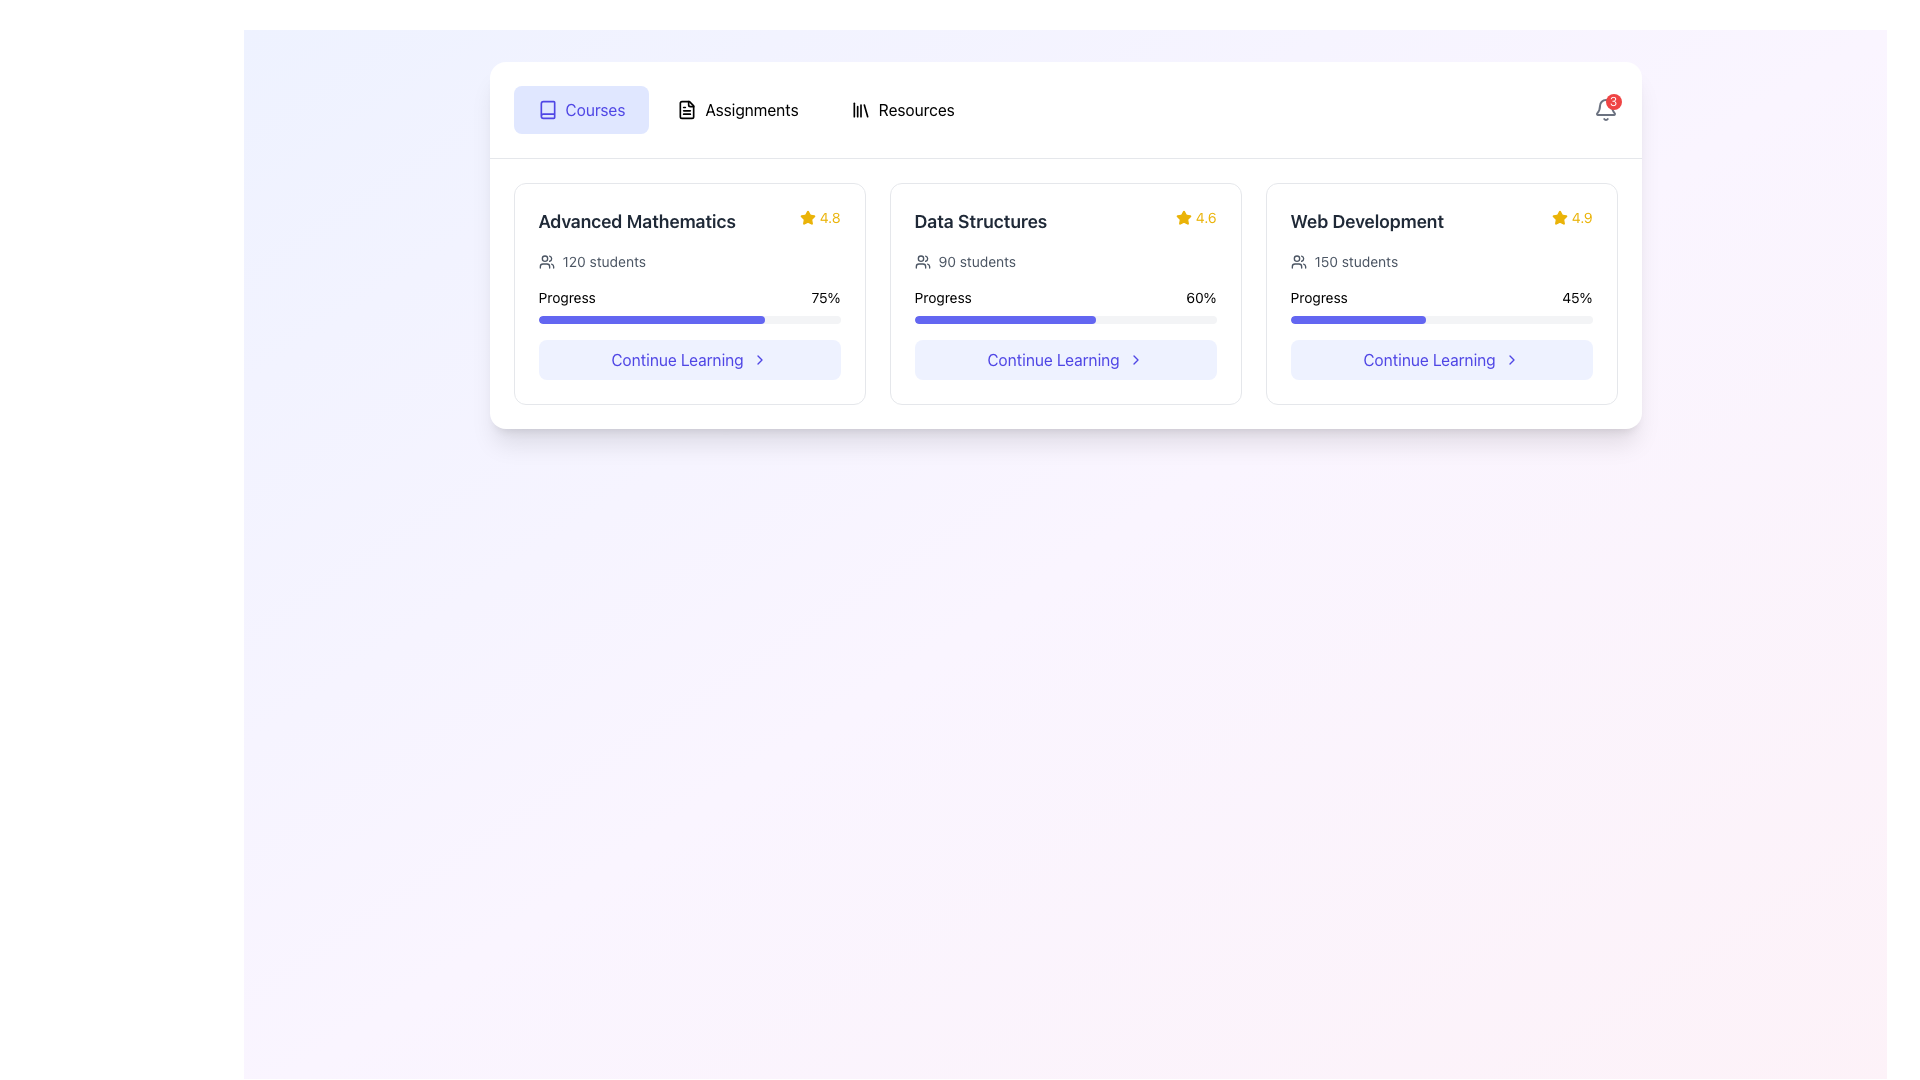 This screenshot has height=1080, width=1920. What do you see at coordinates (566, 297) in the screenshot?
I see `the 'Progress' text label that displays the percentage of completion for 'Advanced Mathematics'` at bounding box center [566, 297].